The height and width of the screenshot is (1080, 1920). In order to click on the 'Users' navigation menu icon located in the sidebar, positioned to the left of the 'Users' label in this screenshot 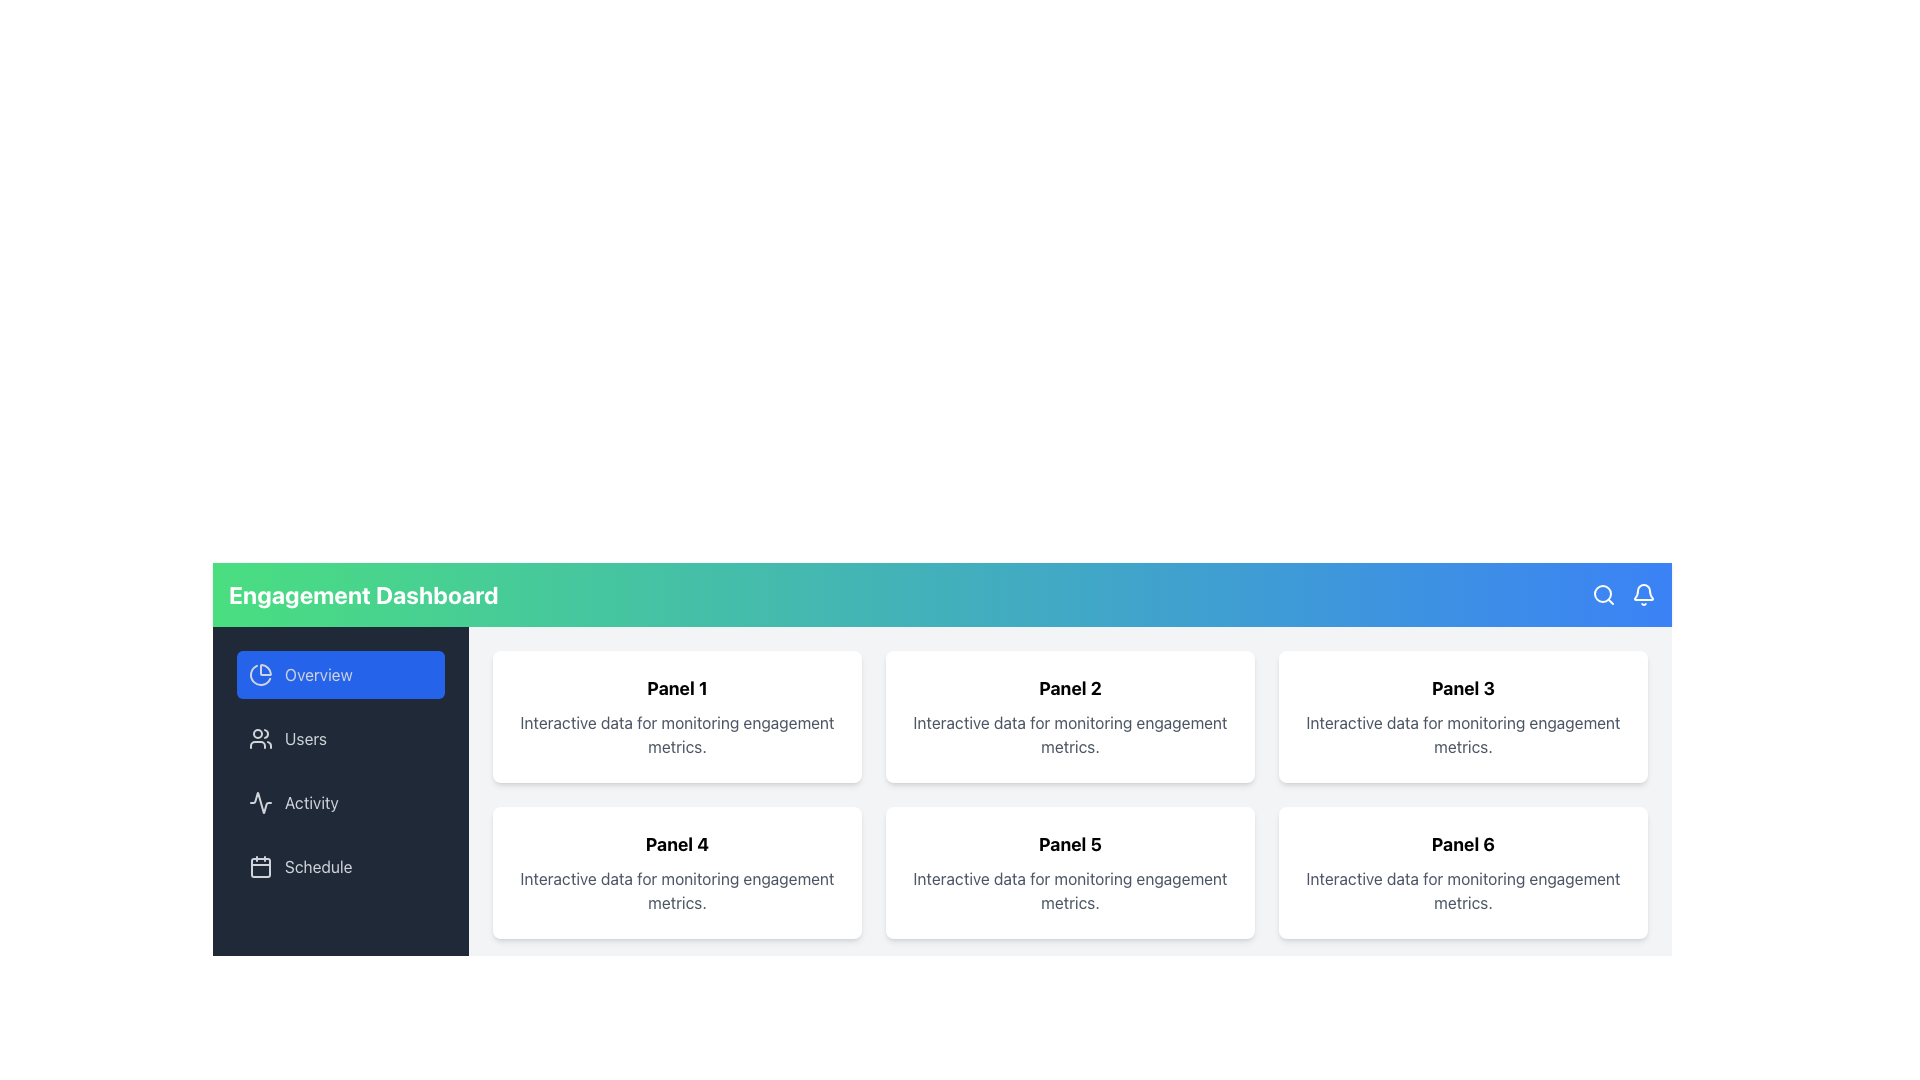, I will do `click(259, 739)`.